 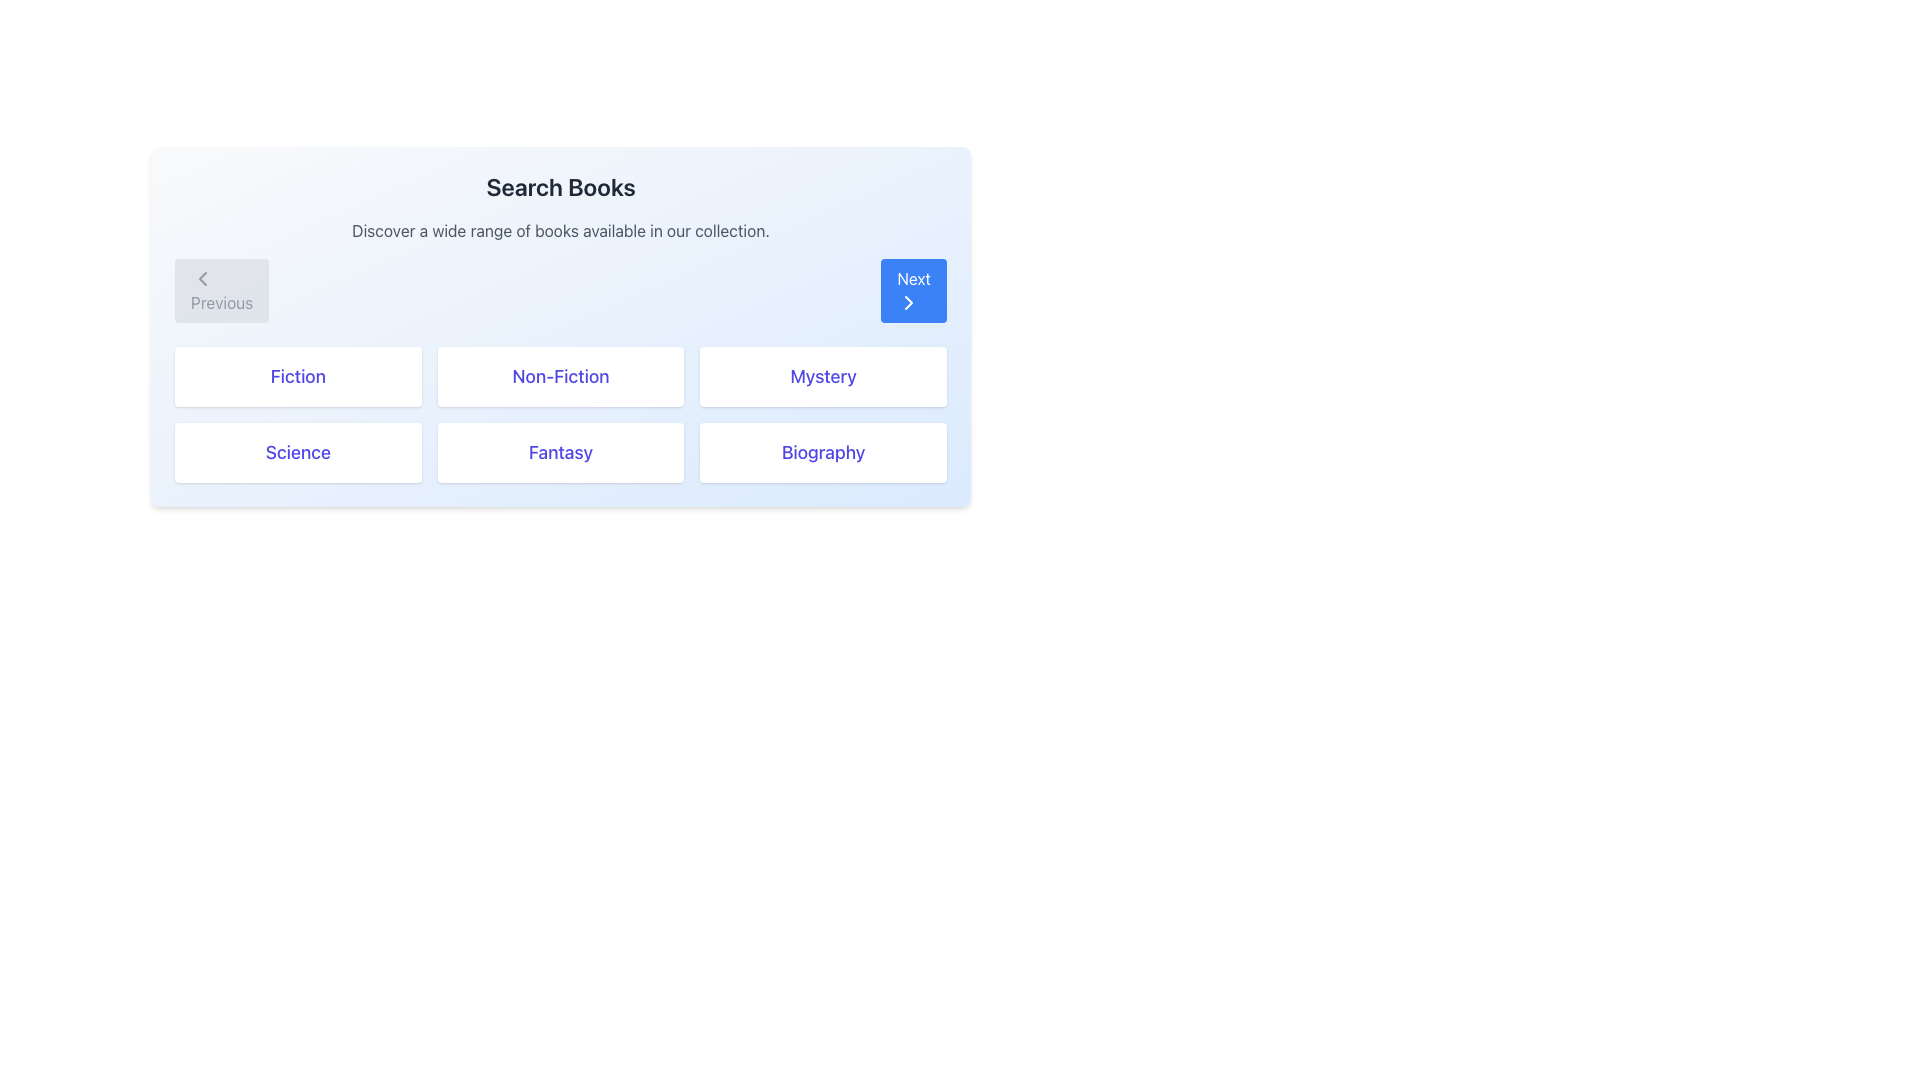 I want to click on the chevron icon inside the grey button labeled 'Previous' located at the upper left side of the interface, so click(x=202, y=278).